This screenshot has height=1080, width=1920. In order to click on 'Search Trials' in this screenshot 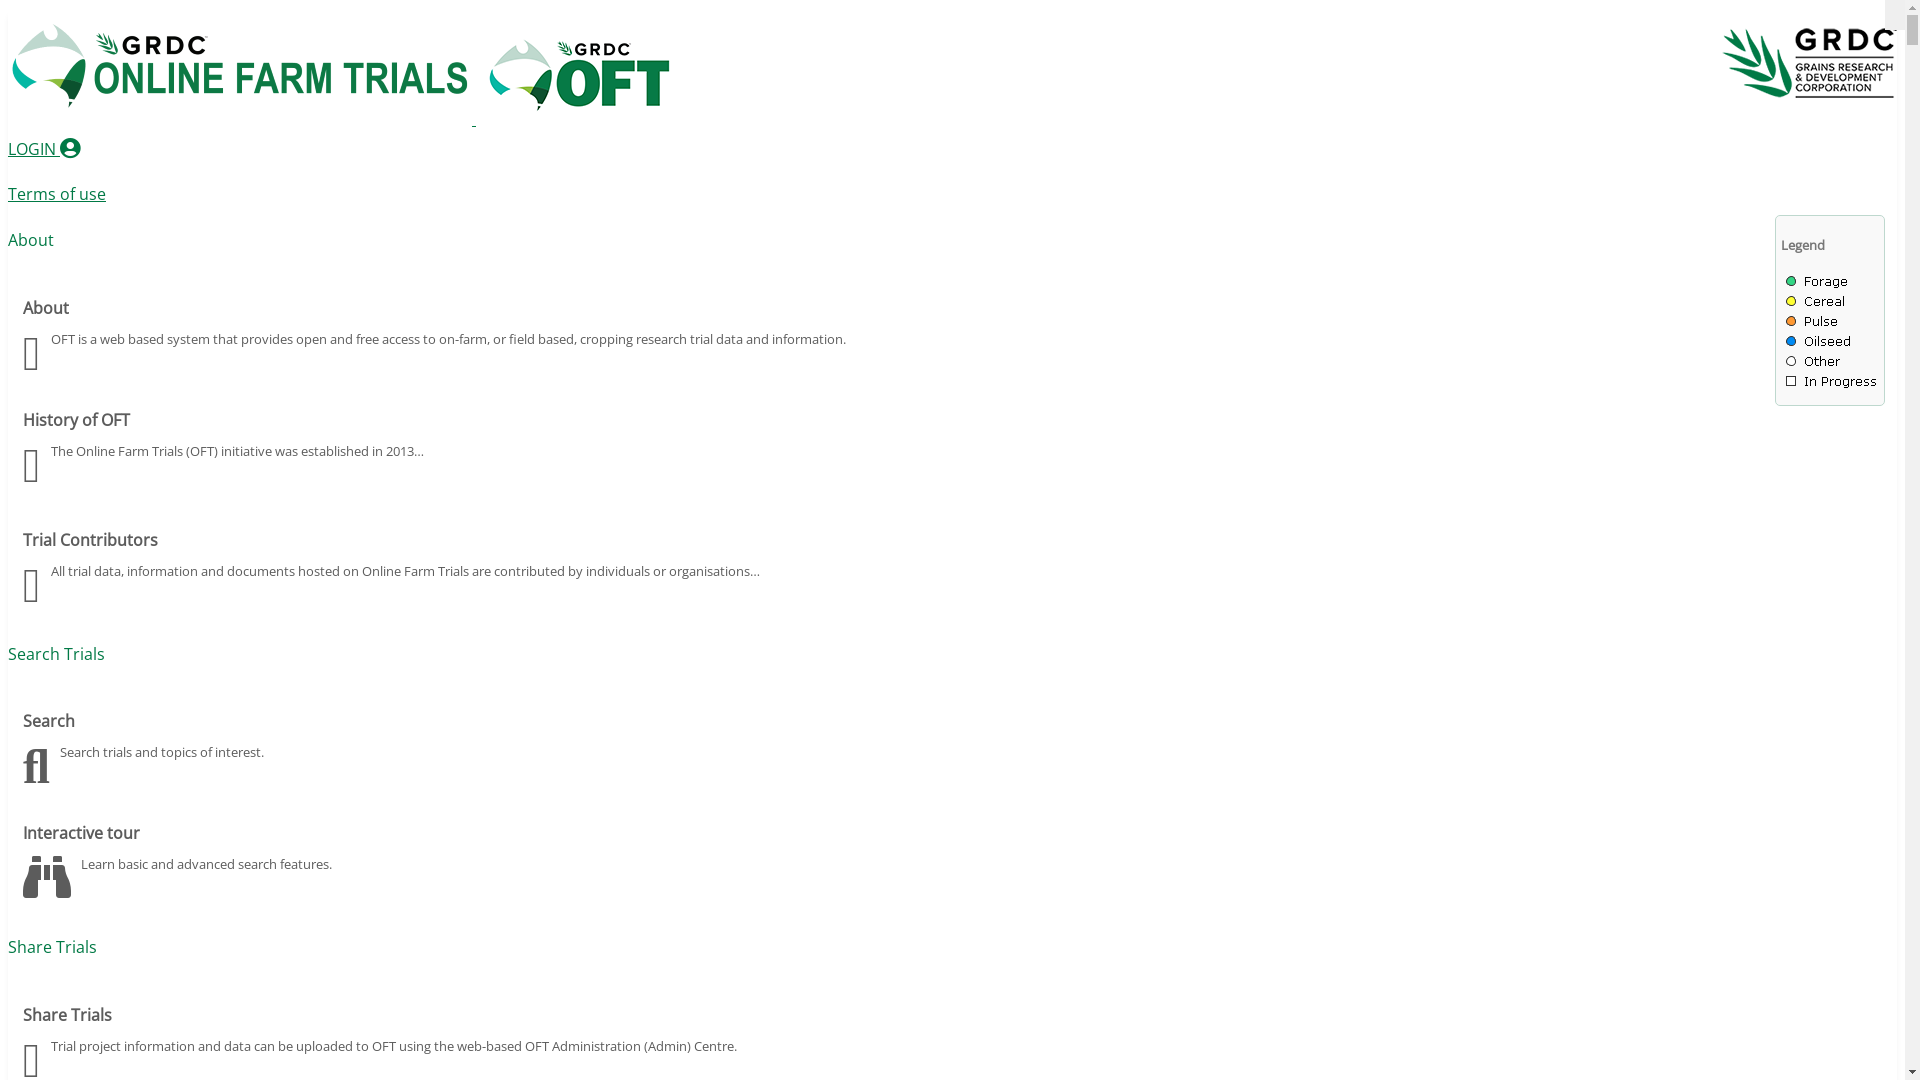, I will do `click(56, 654)`.